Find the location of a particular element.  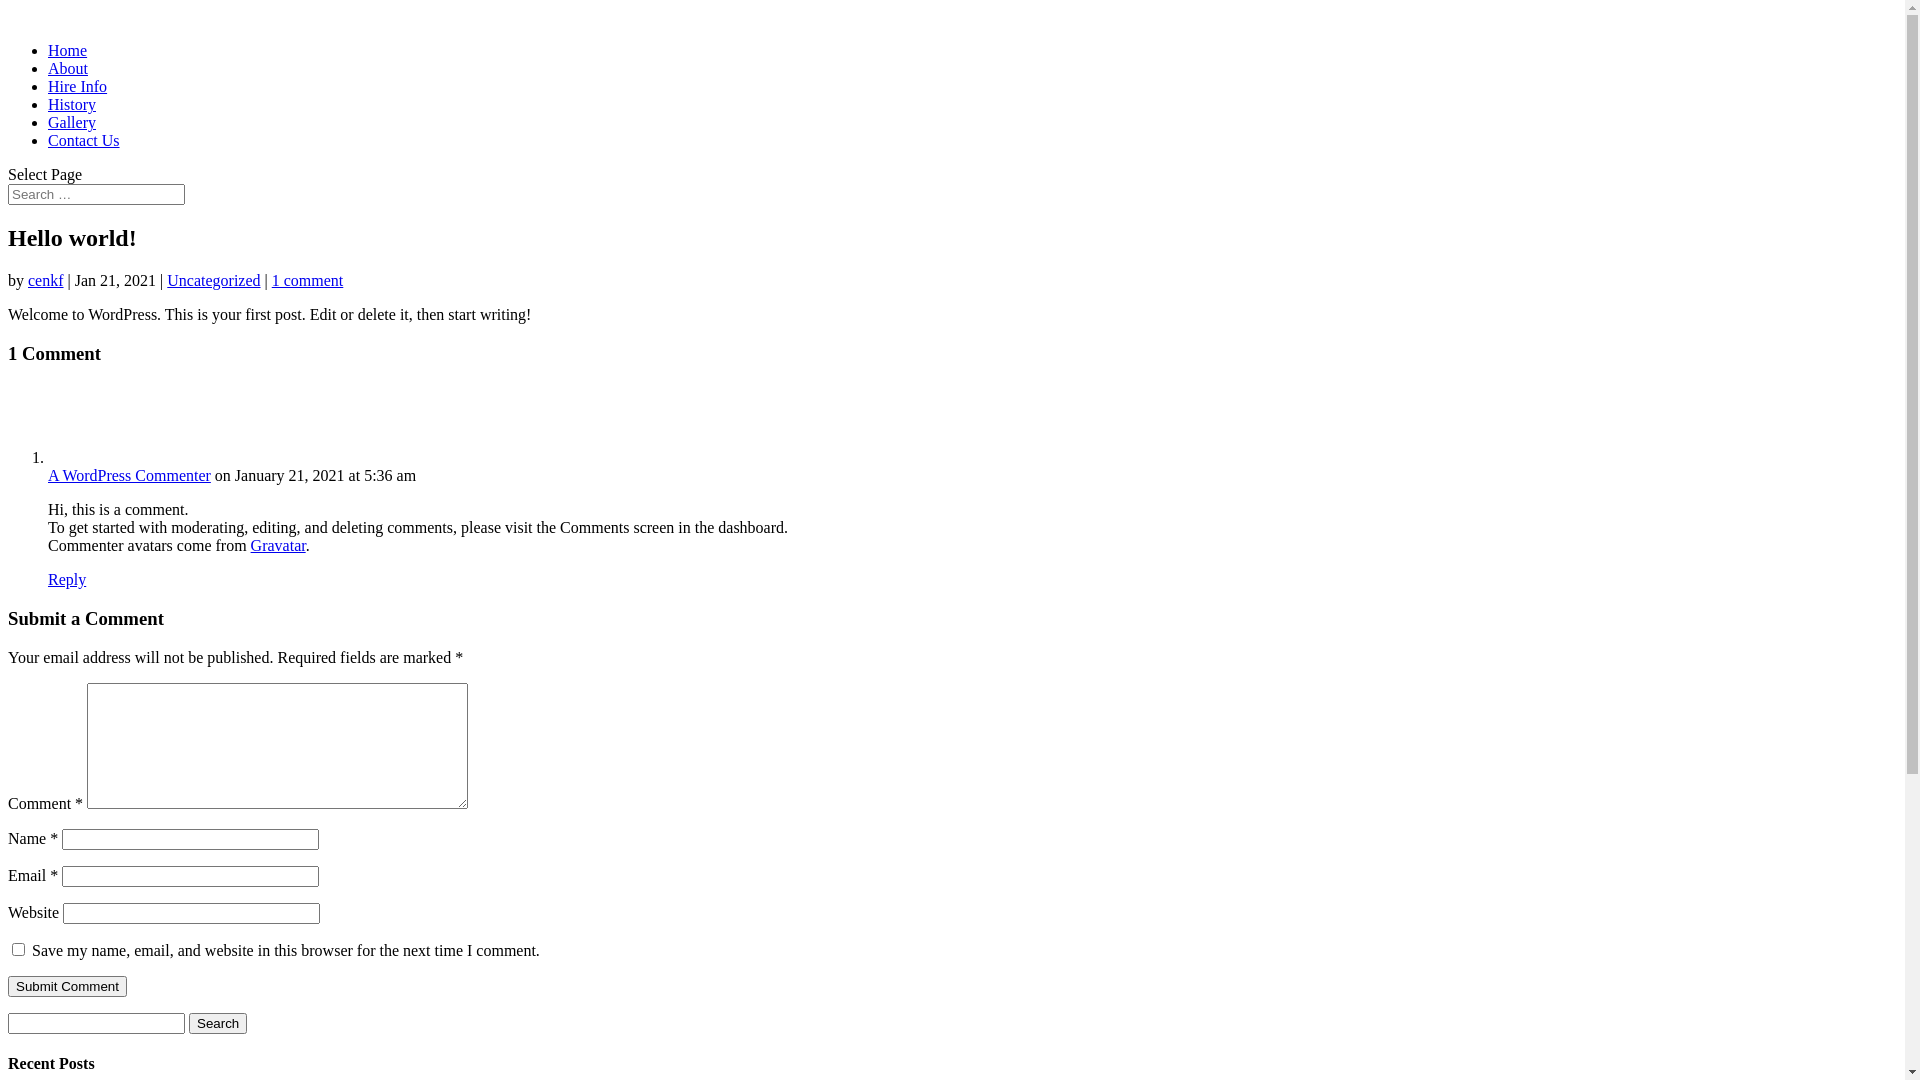

'A WordPress Commenter' is located at coordinates (48, 475).